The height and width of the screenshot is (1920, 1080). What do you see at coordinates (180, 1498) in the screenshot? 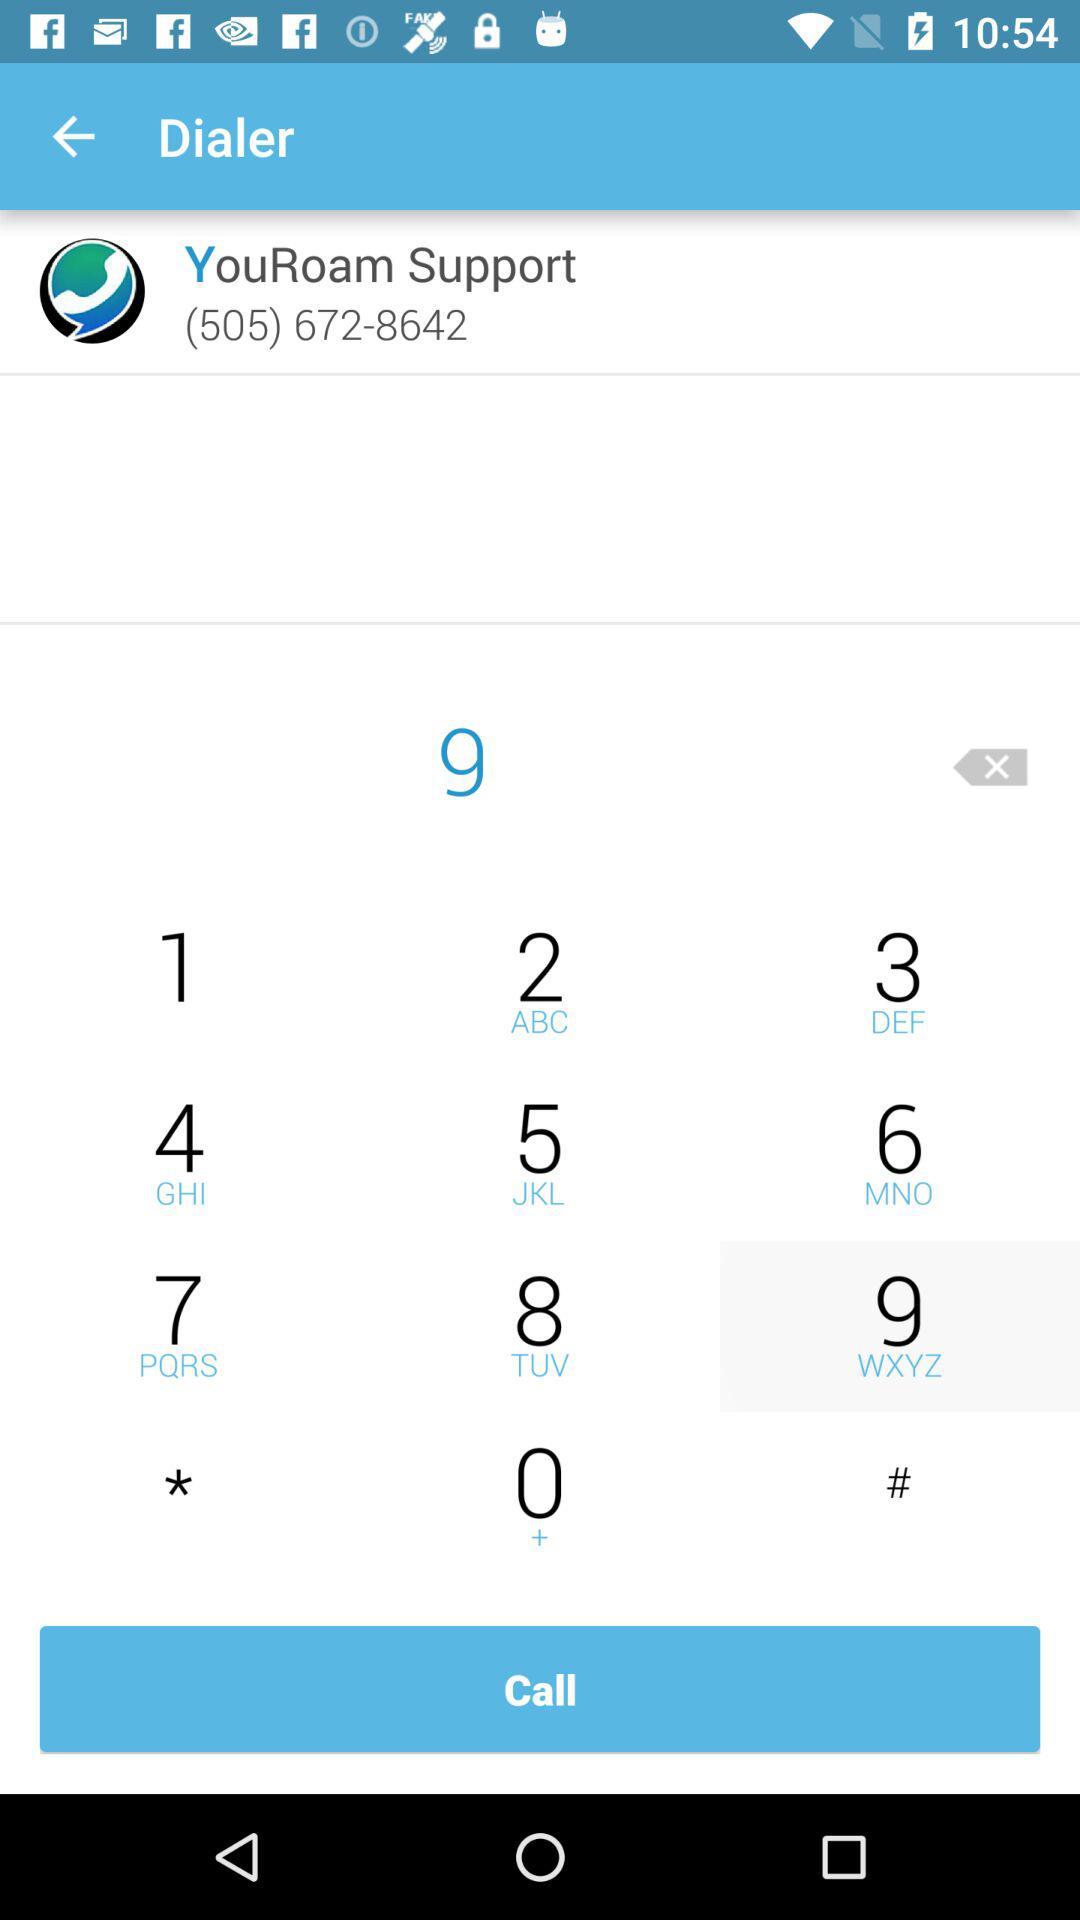
I see `dial star` at bounding box center [180, 1498].